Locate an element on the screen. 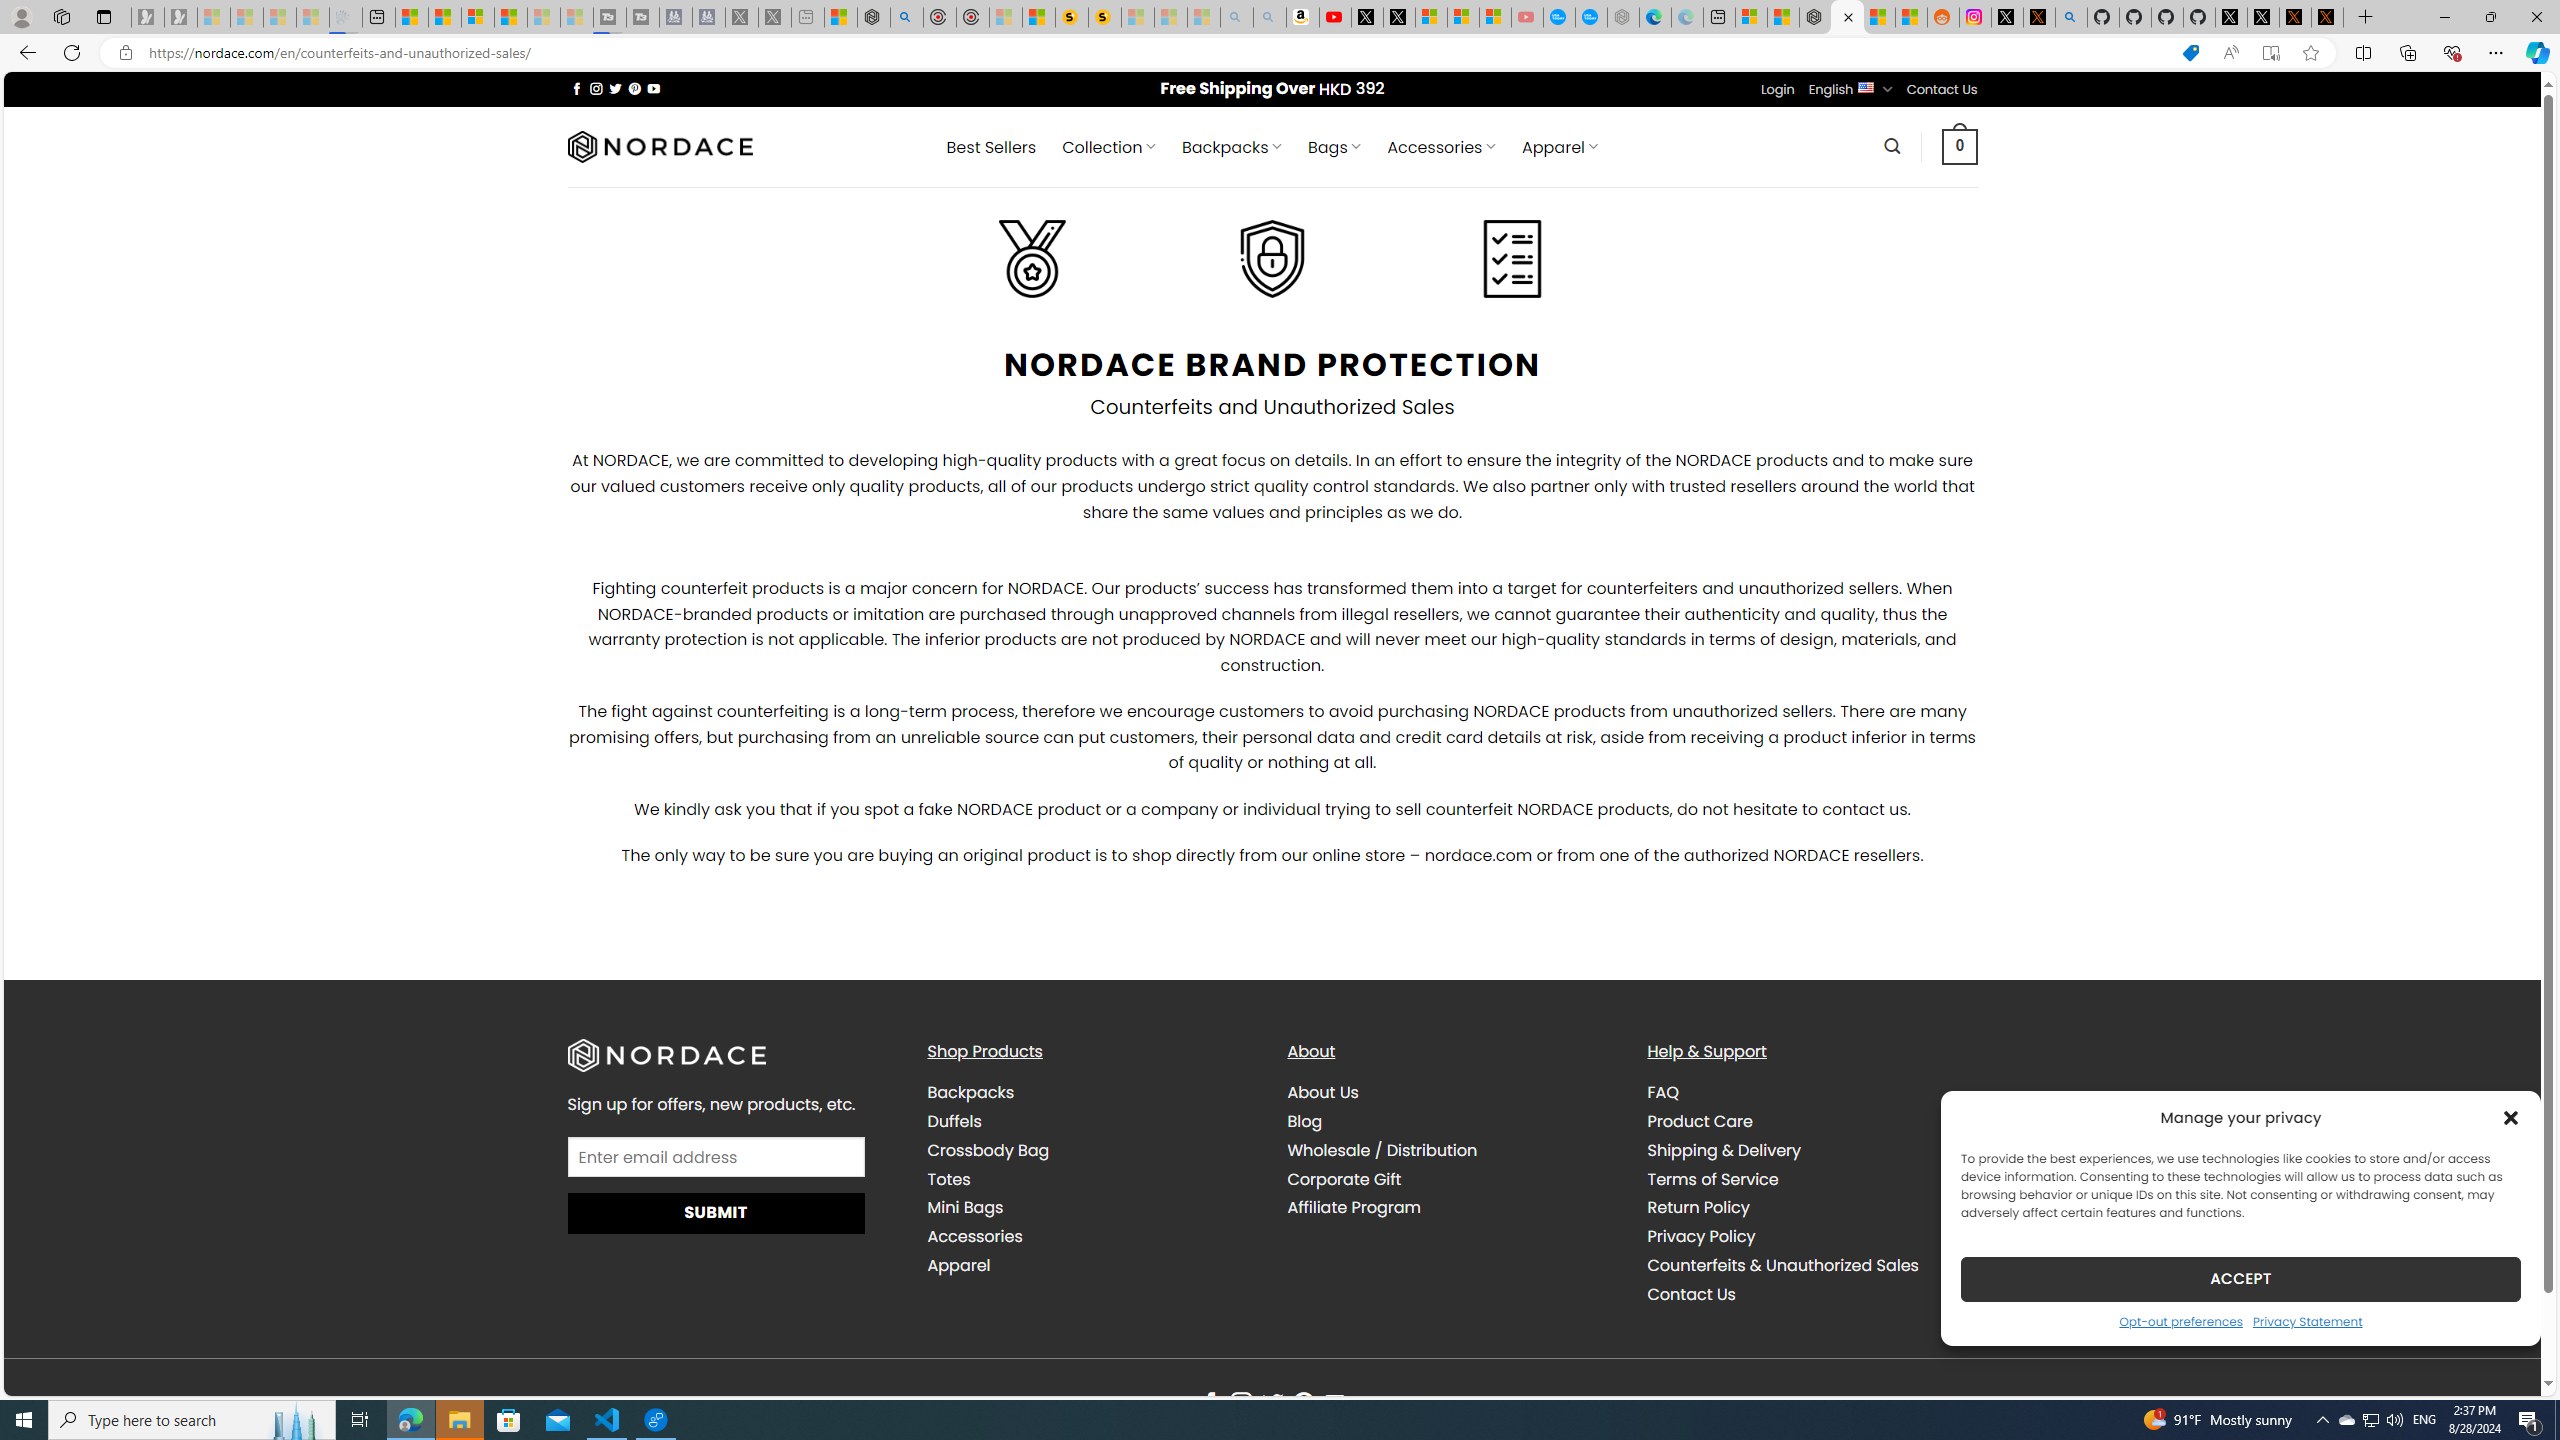  'Newsletter Sign Up - Sleeping' is located at coordinates (179, 16).